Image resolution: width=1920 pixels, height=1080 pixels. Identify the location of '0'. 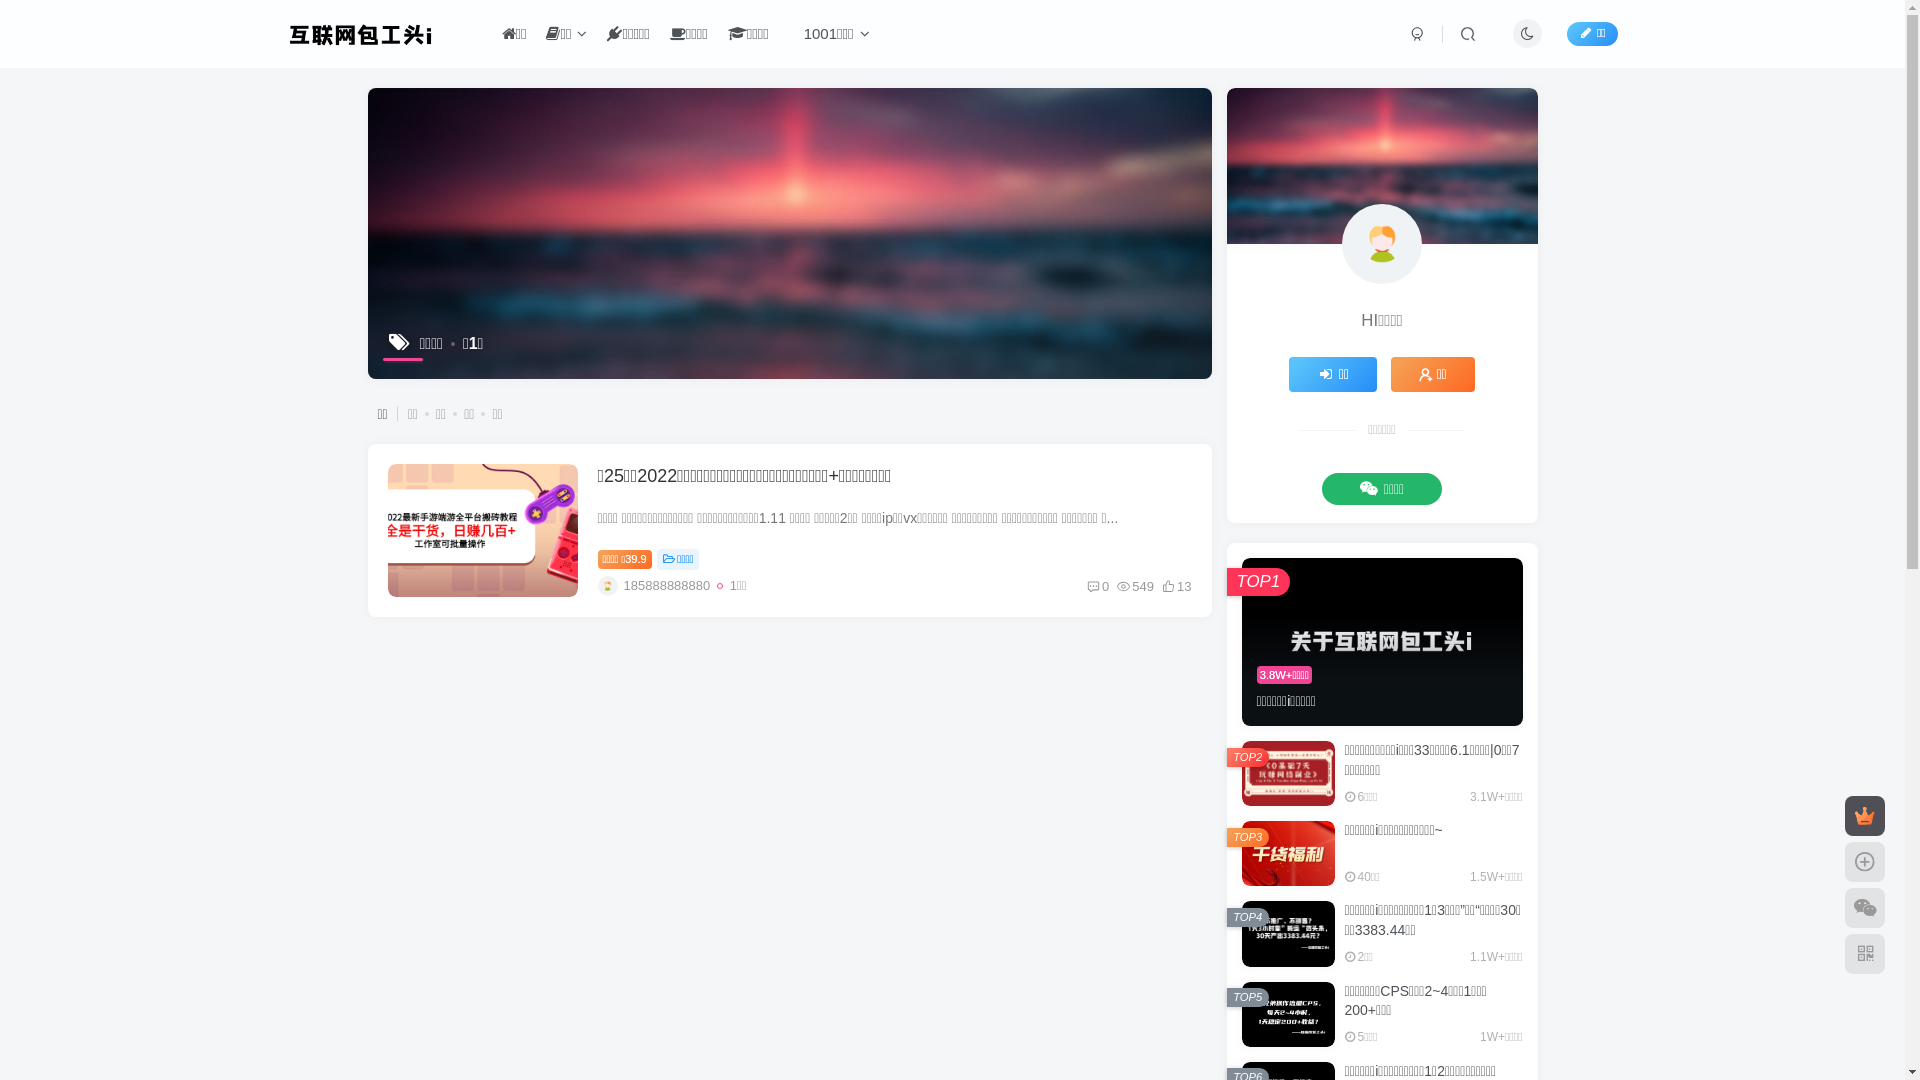
(1097, 585).